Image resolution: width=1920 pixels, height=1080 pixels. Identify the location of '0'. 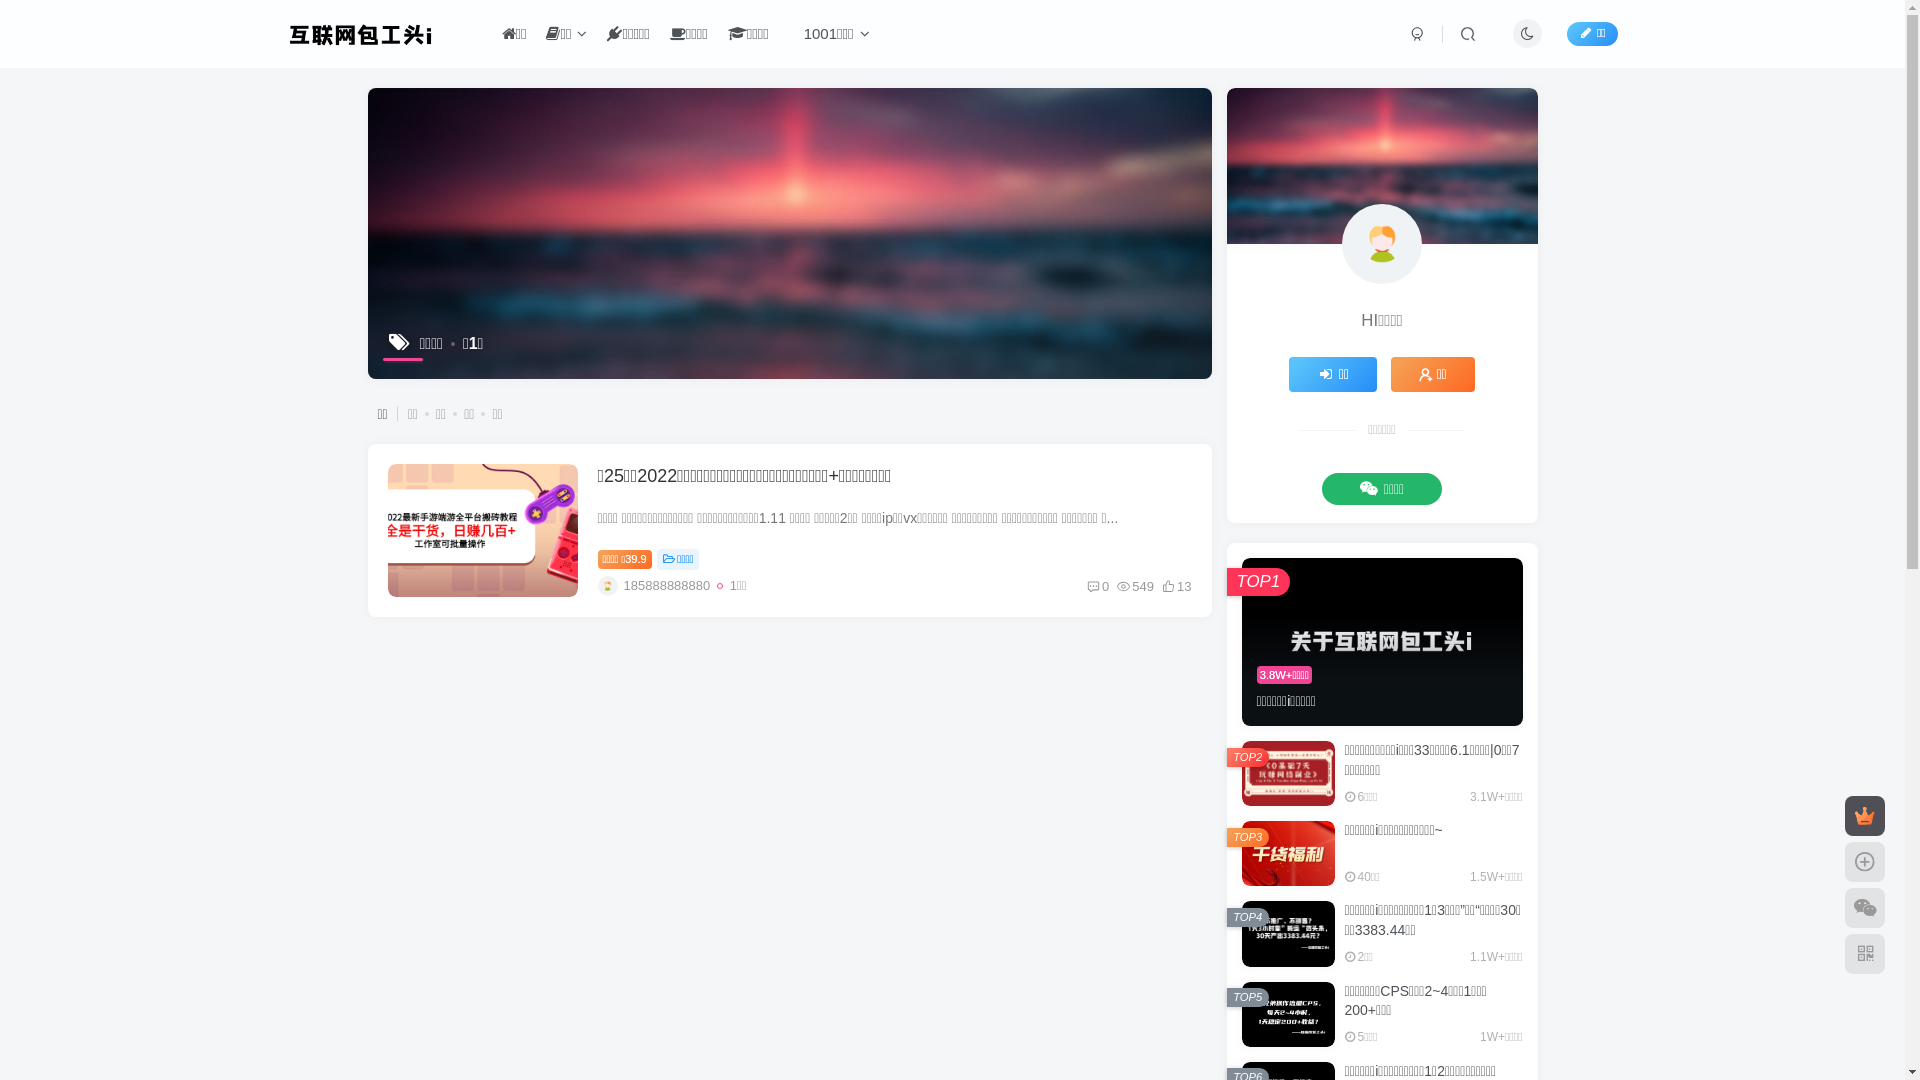
(1097, 585).